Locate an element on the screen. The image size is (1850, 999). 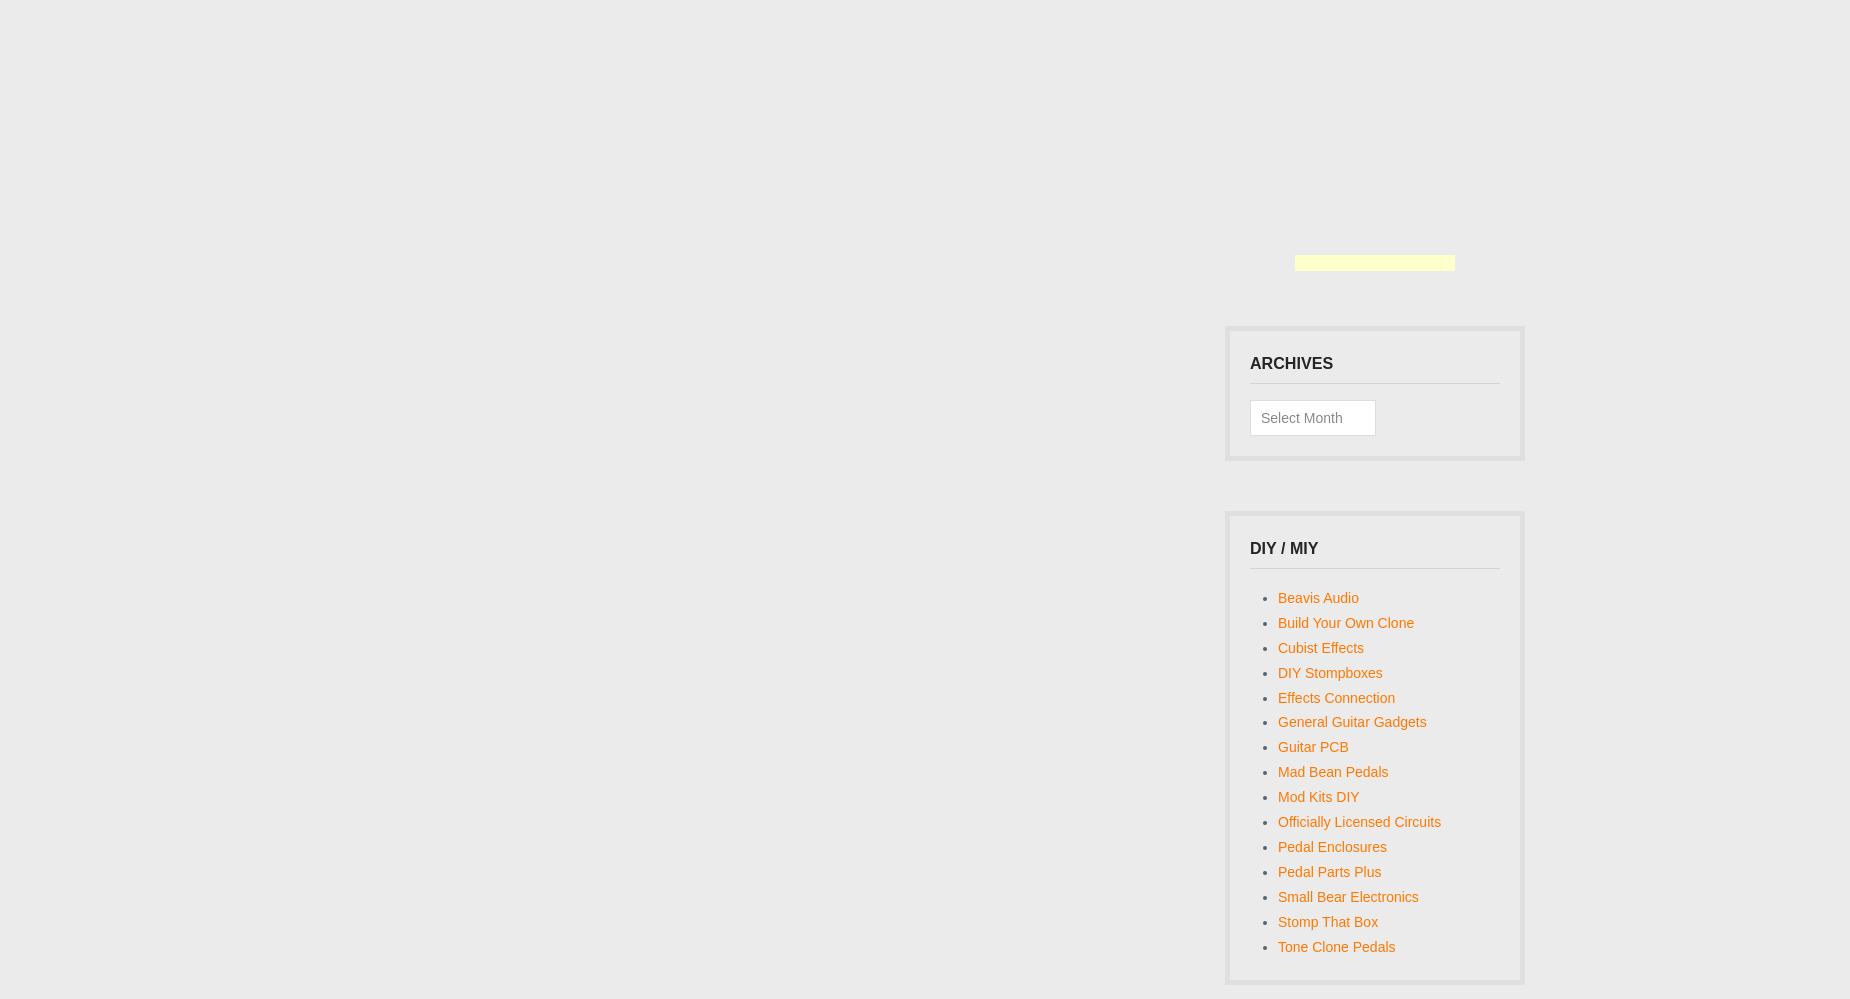
'Pedal Enclosures' is located at coordinates (1331, 845).